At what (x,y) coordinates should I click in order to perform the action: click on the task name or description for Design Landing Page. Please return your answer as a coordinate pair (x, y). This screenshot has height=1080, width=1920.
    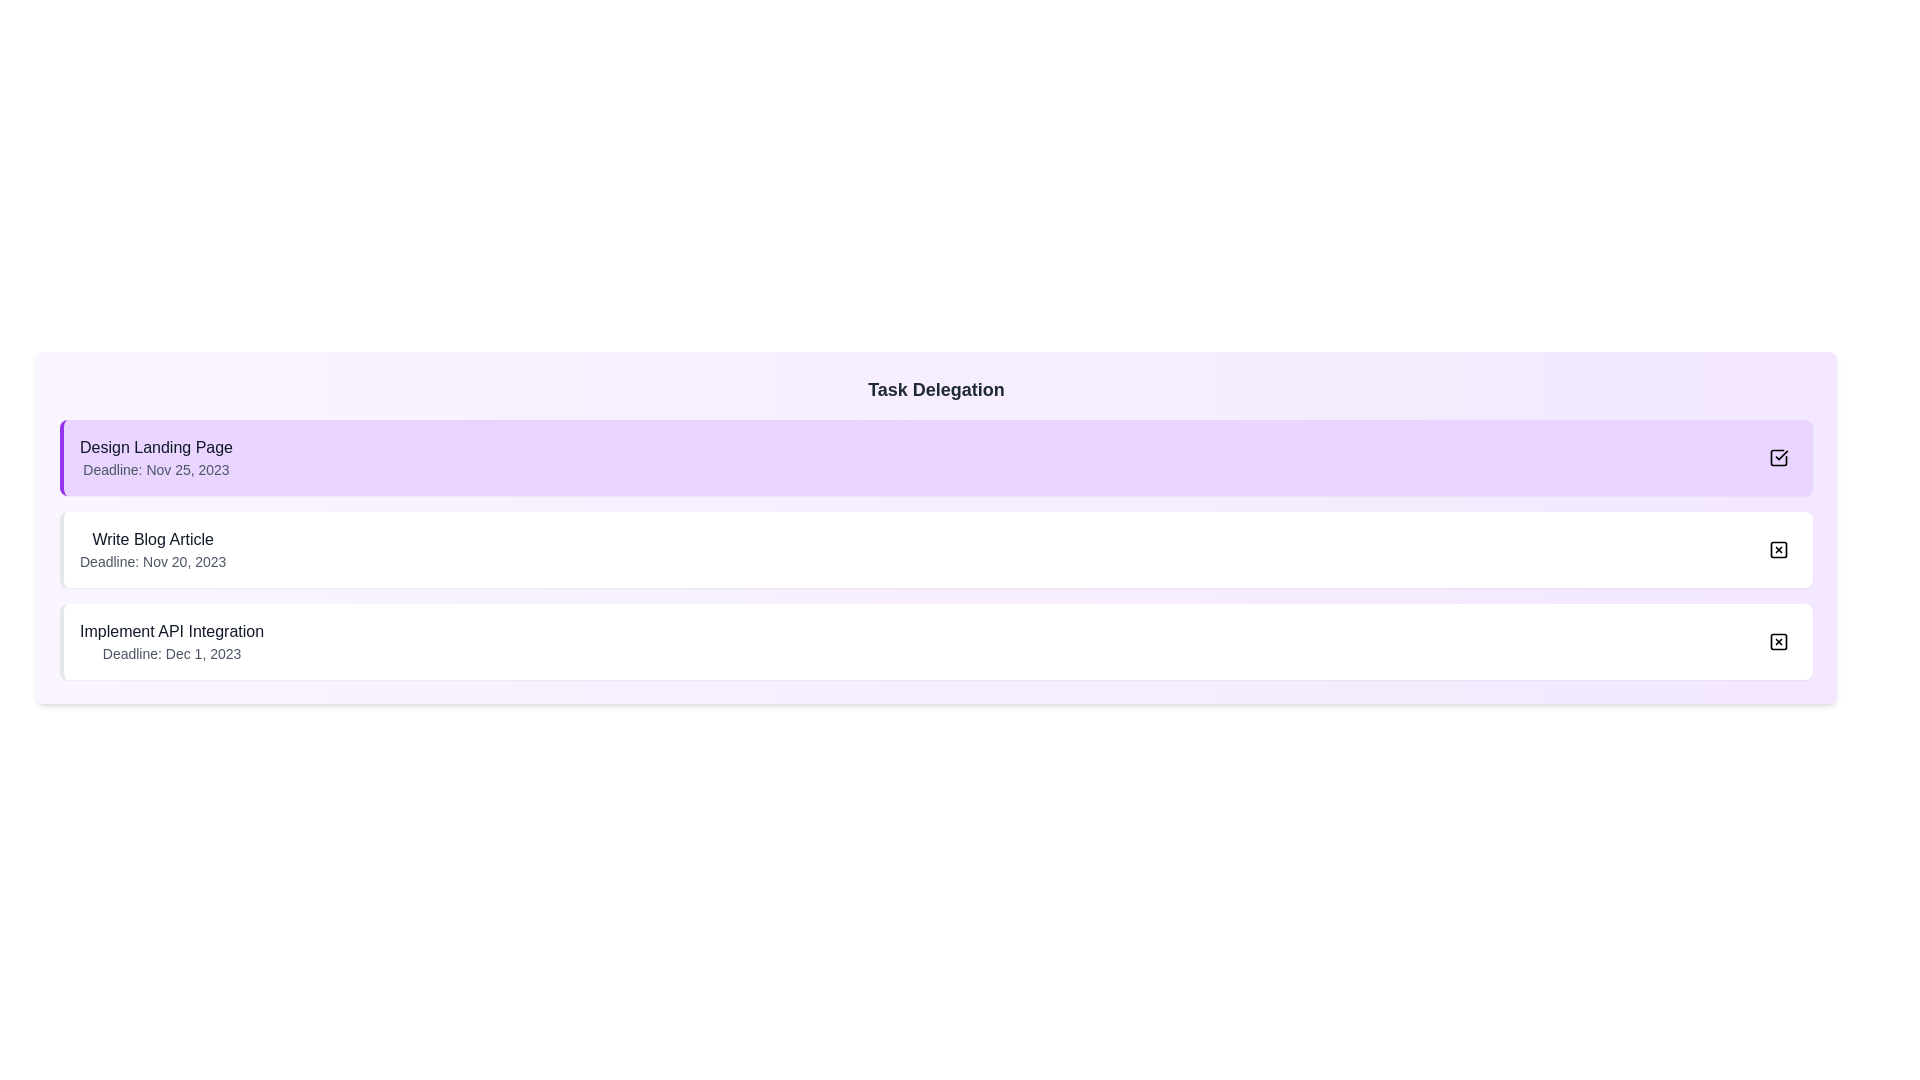
    Looking at the image, I should click on (155, 458).